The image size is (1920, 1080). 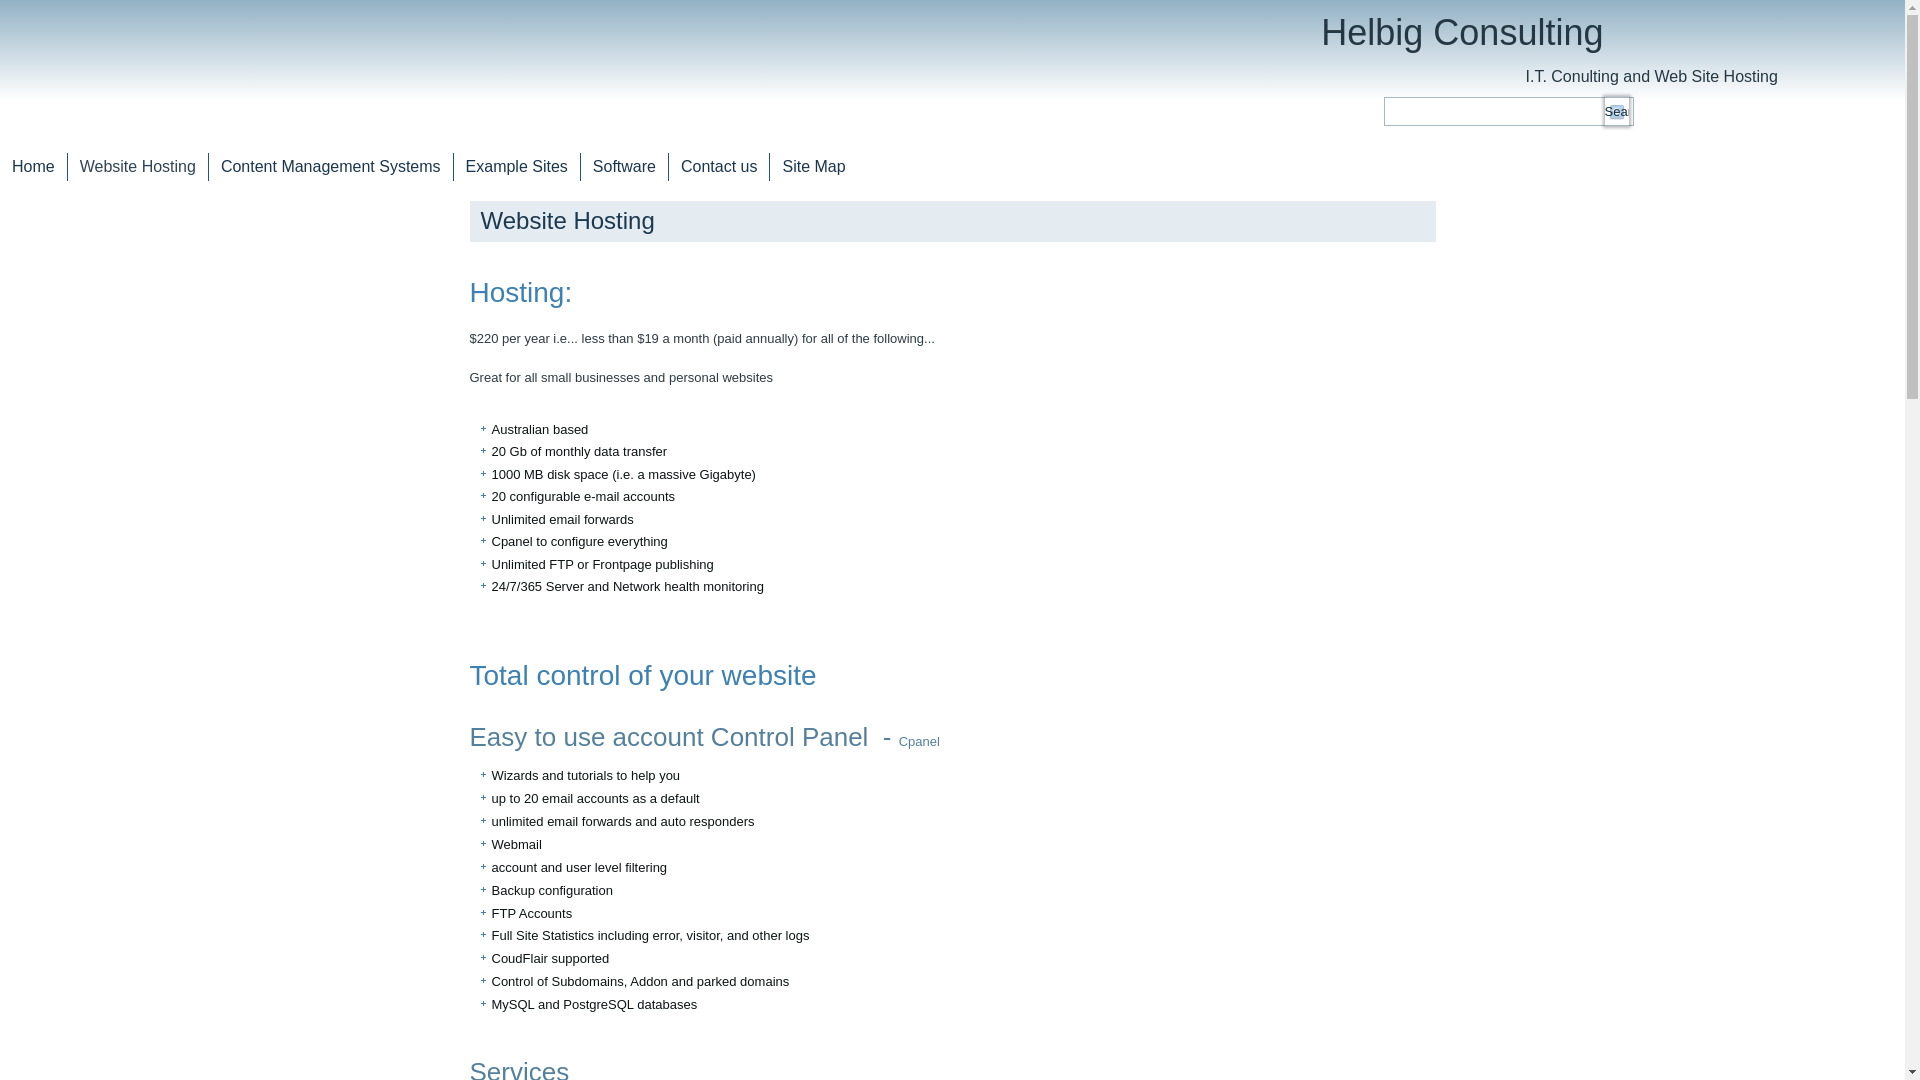 What do you see at coordinates (719, 165) in the screenshot?
I see `'Contact us'` at bounding box center [719, 165].